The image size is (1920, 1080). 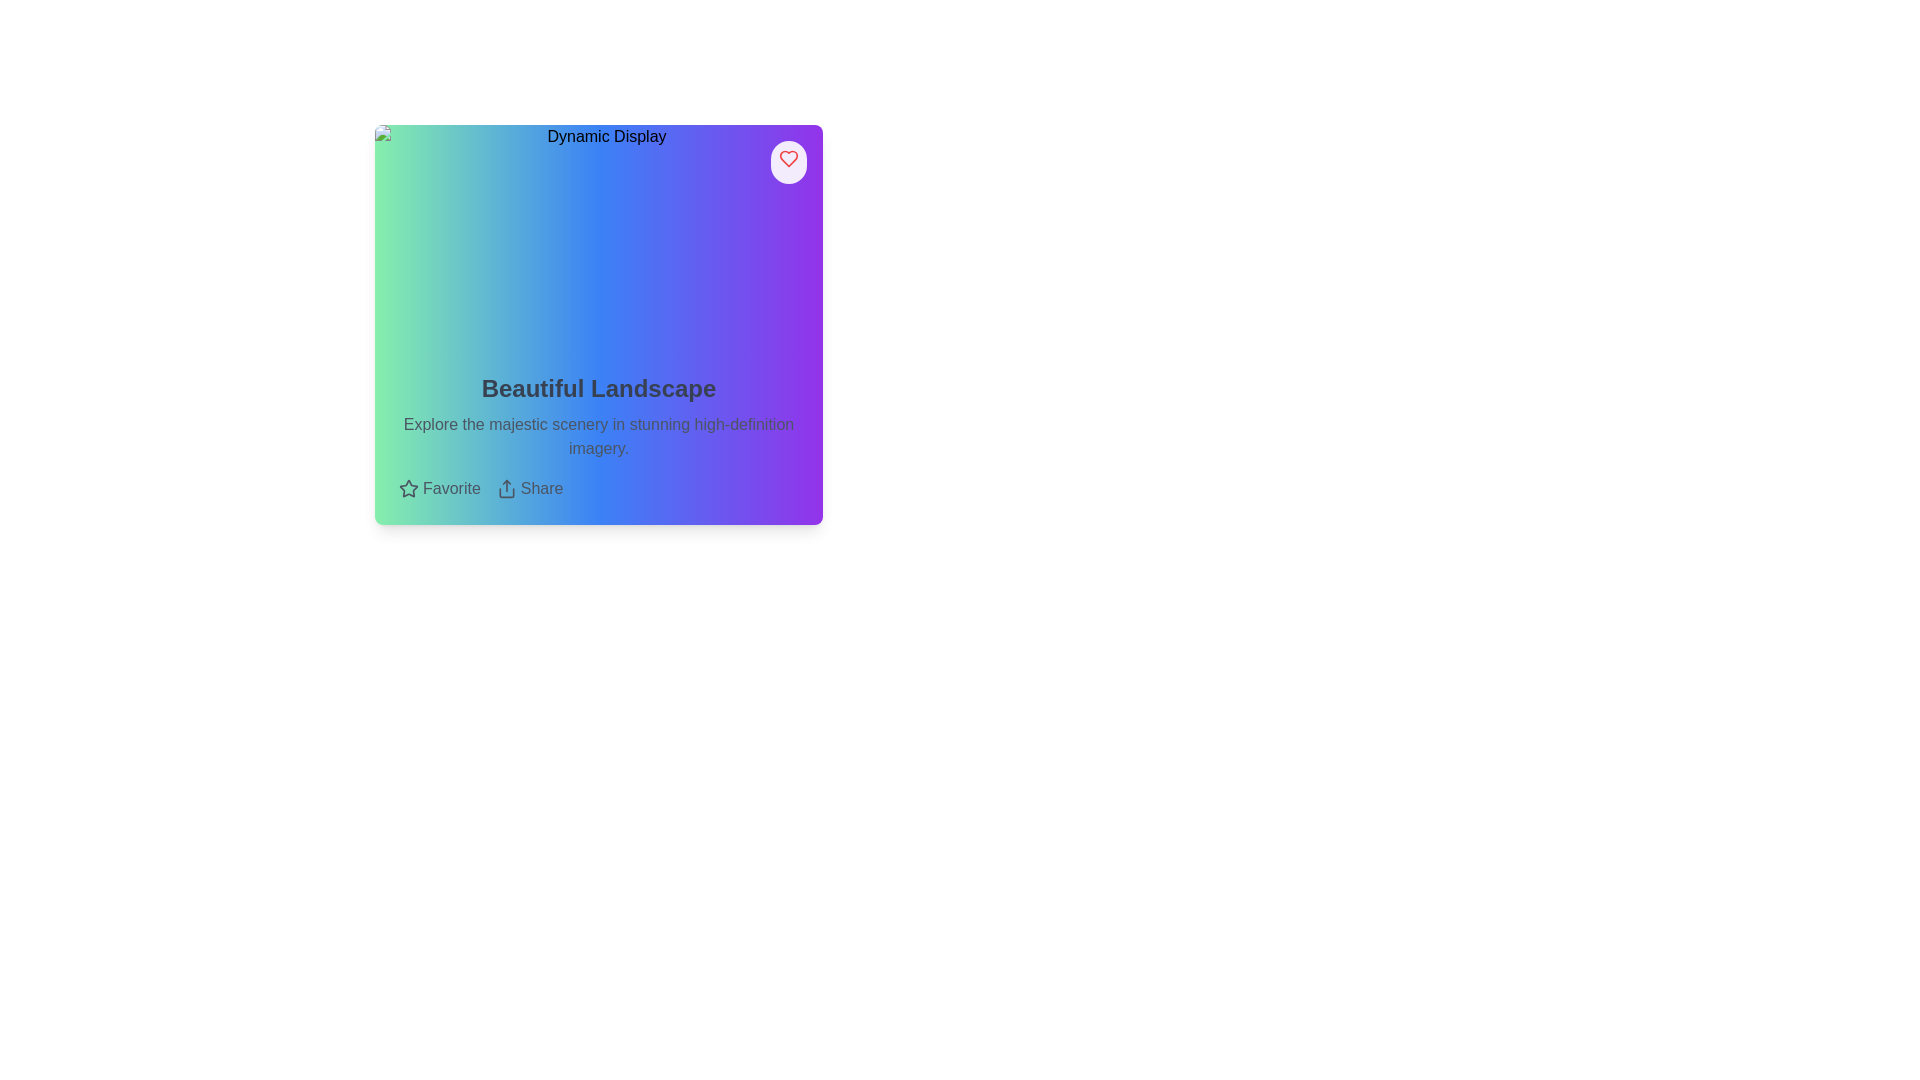 What do you see at coordinates (787, 157) in the screenshot?
I see `the heart icon located in the upper-right corner of the card interface, which represents a 'favorite' or 'like' action` at bounding box center [787, 157].